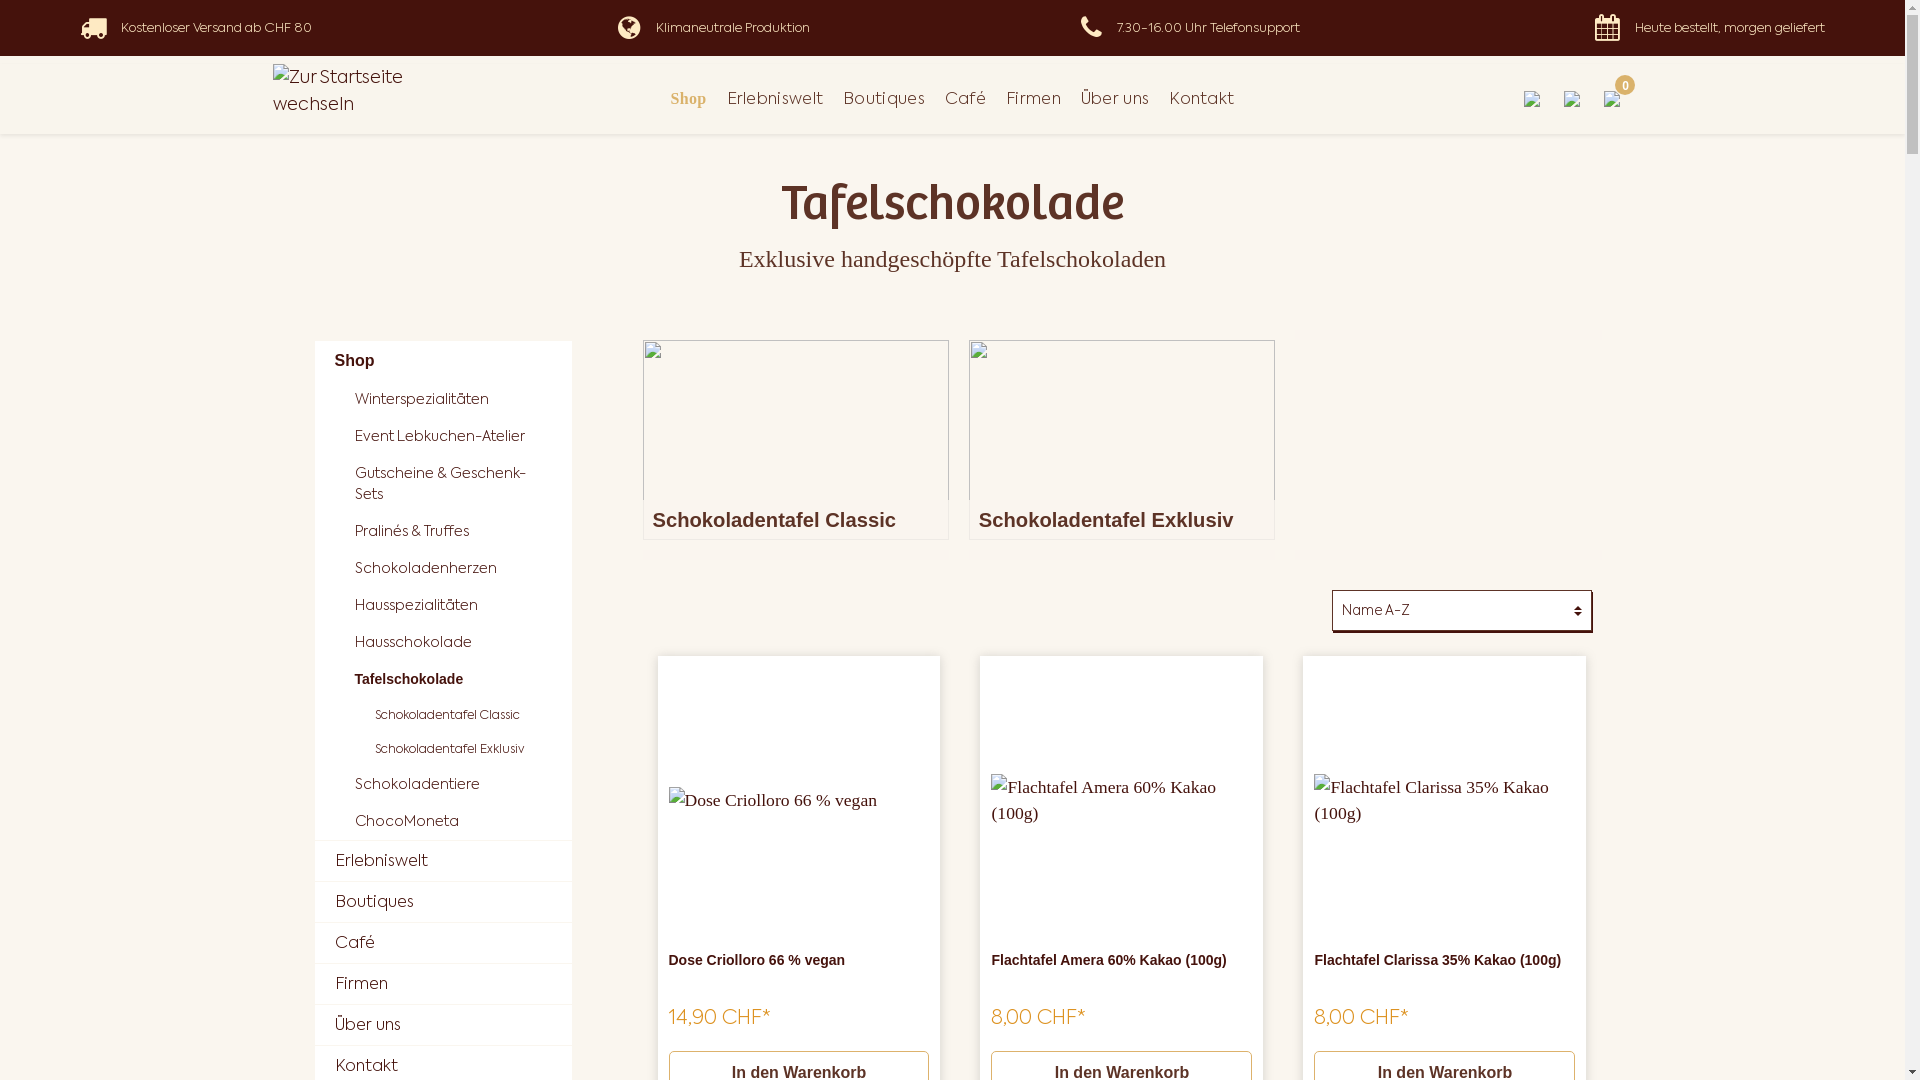  What do you see at coordinates (451, 821) in the screenshot?
I see `'ChocoMoneta'` at bounding box center [451, 821].